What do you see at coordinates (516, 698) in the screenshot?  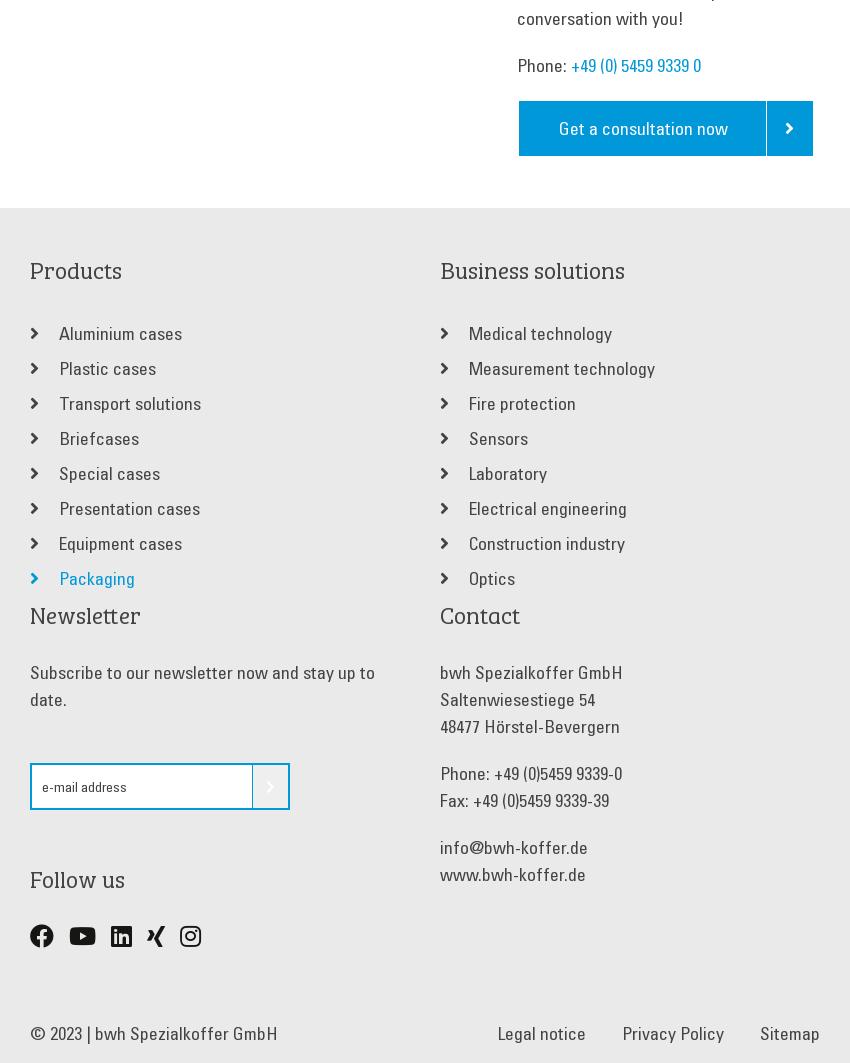 I see `'Saltenwiesestiege 54'` at bounding box center [516, 698].